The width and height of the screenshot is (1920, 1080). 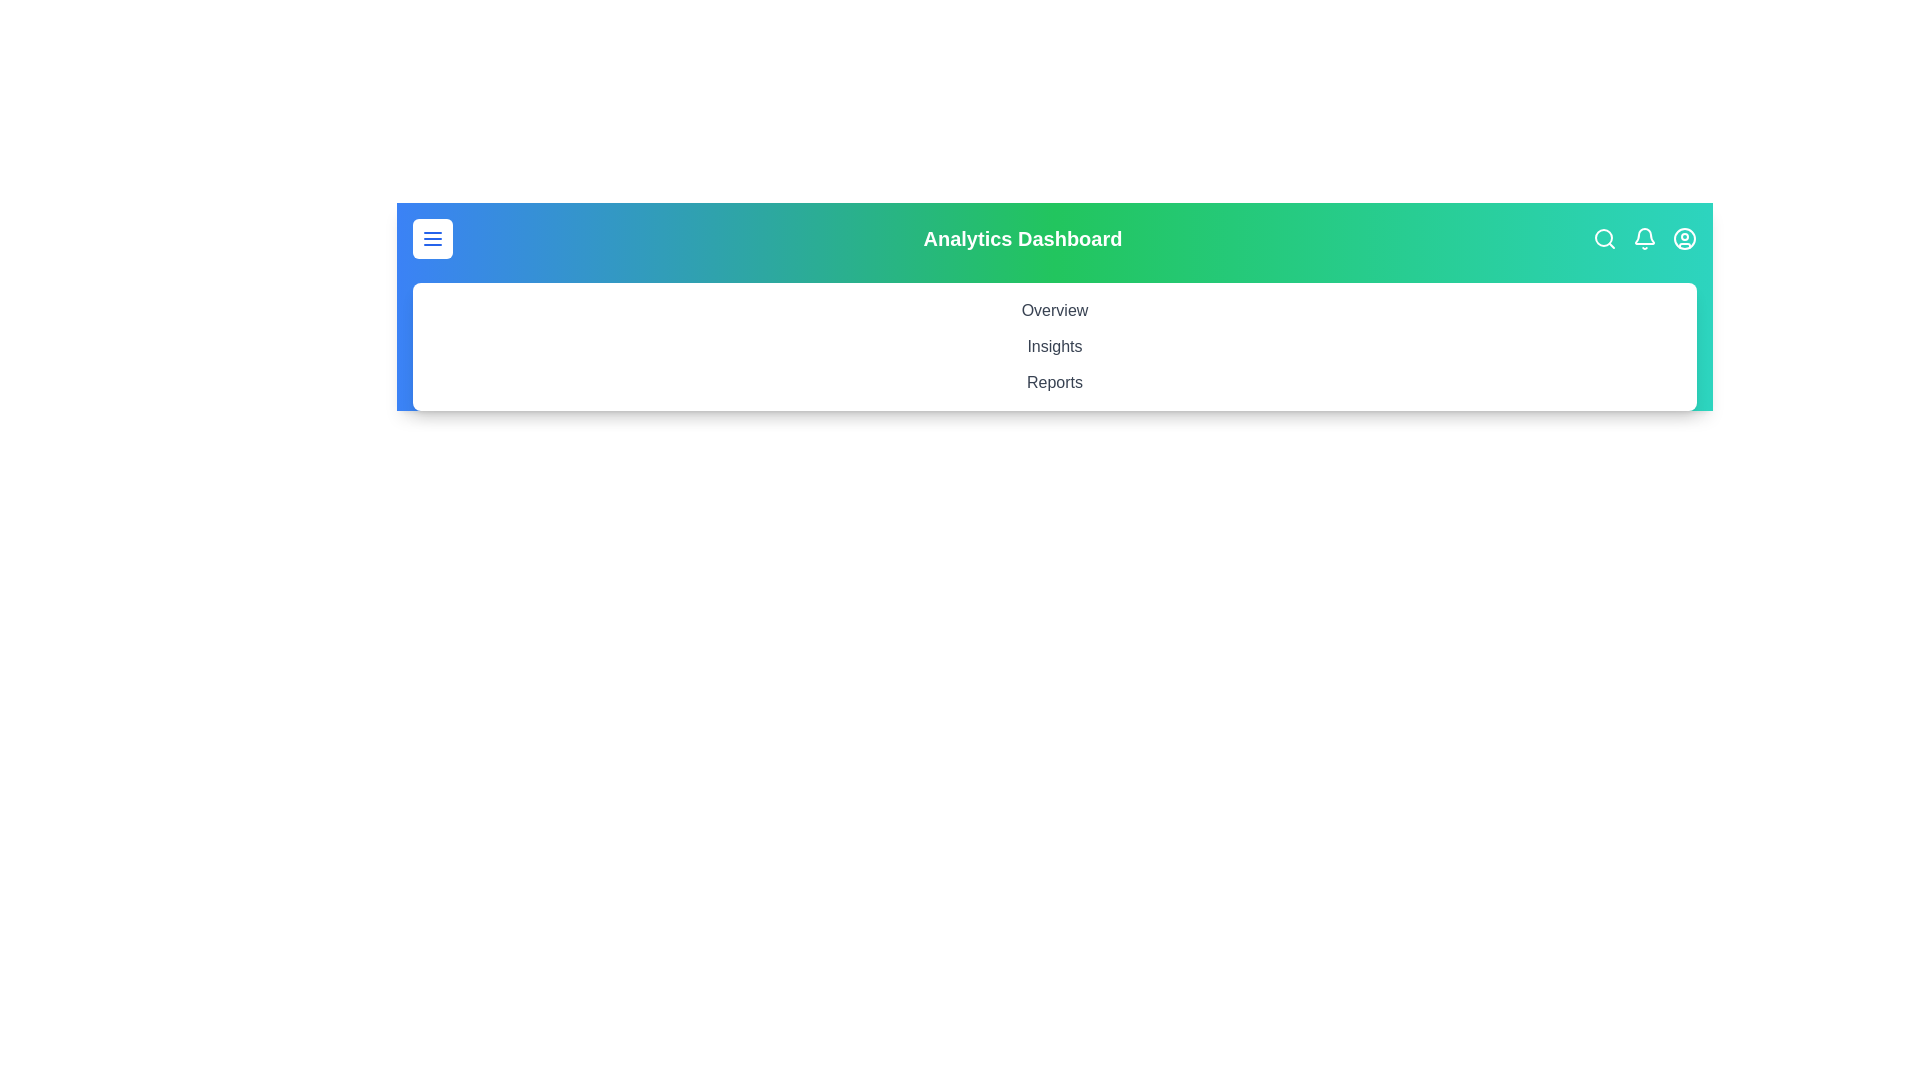 I want to click on the user profile icon to access user profile options, so click(x=1683, y=238).